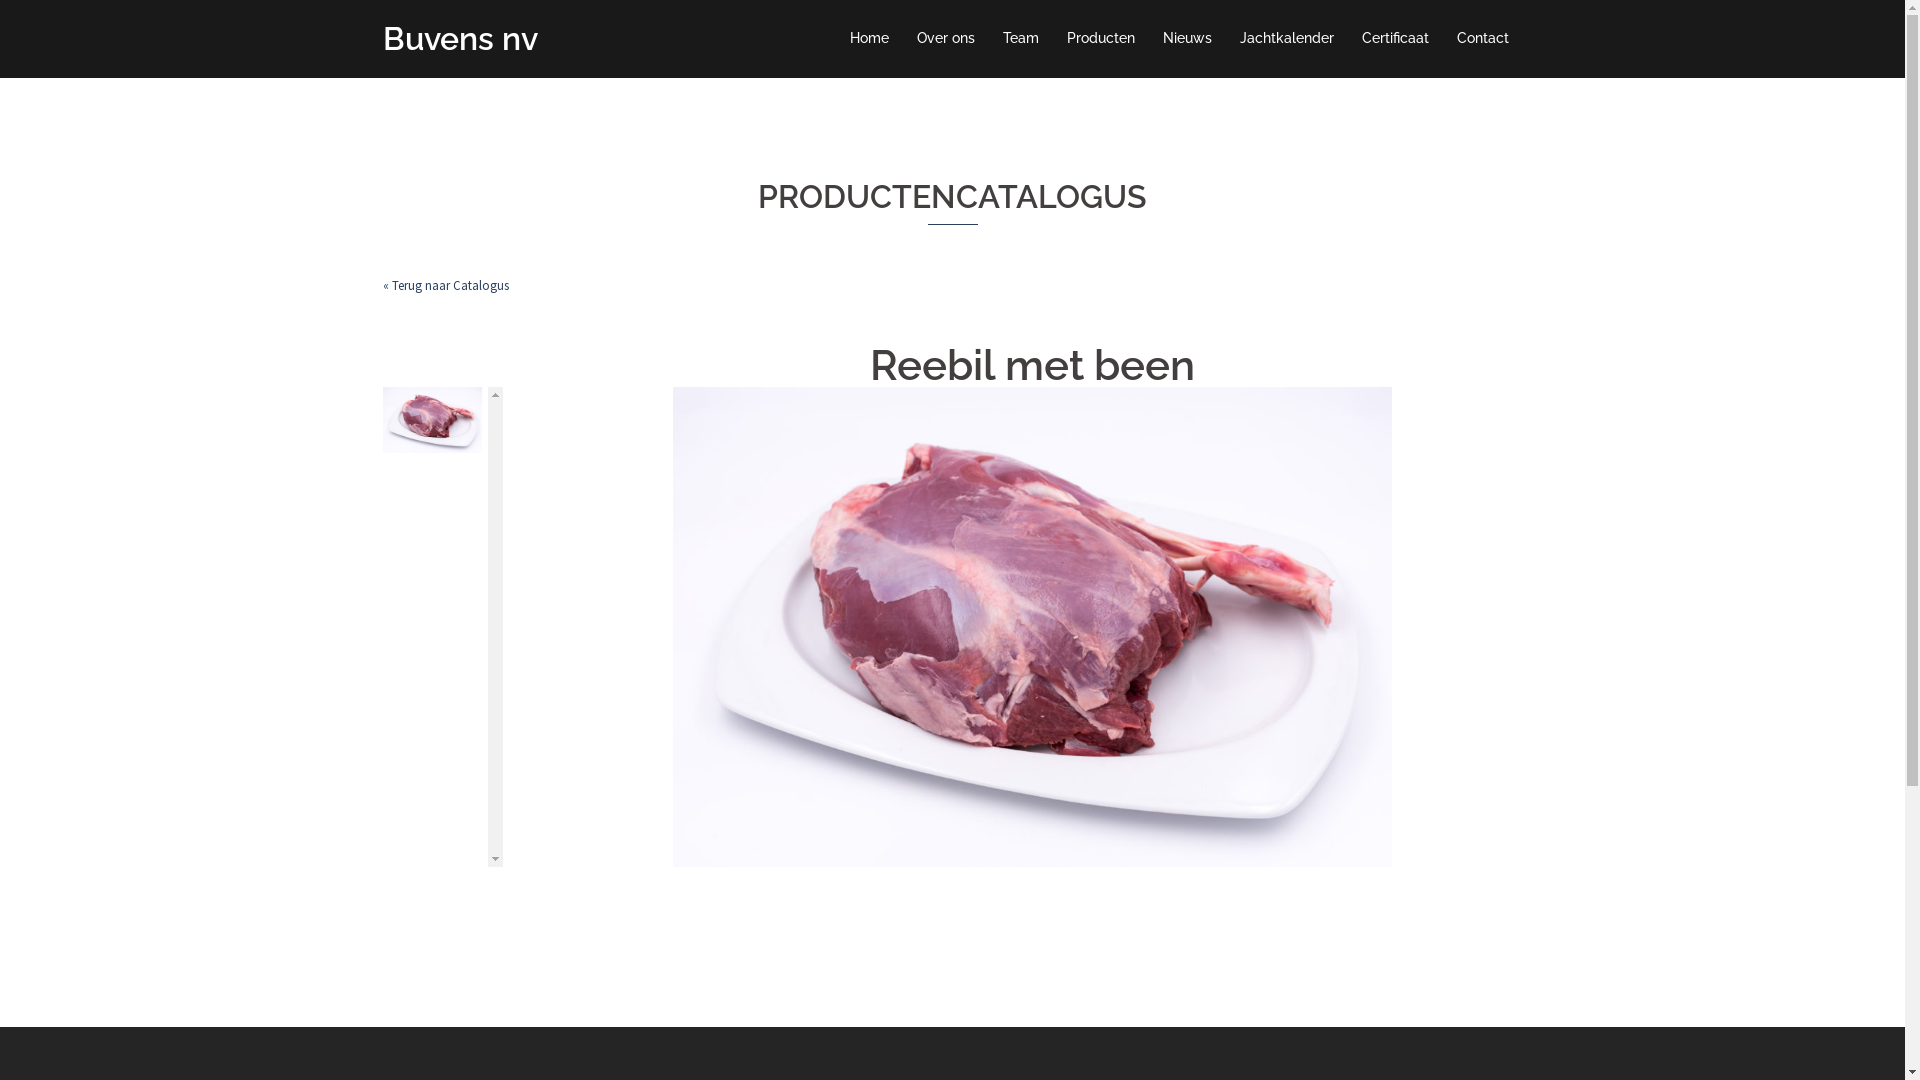  Describe the element at coordinates (1098, 38) in the screenshot. I see `'Producten'` at that location.